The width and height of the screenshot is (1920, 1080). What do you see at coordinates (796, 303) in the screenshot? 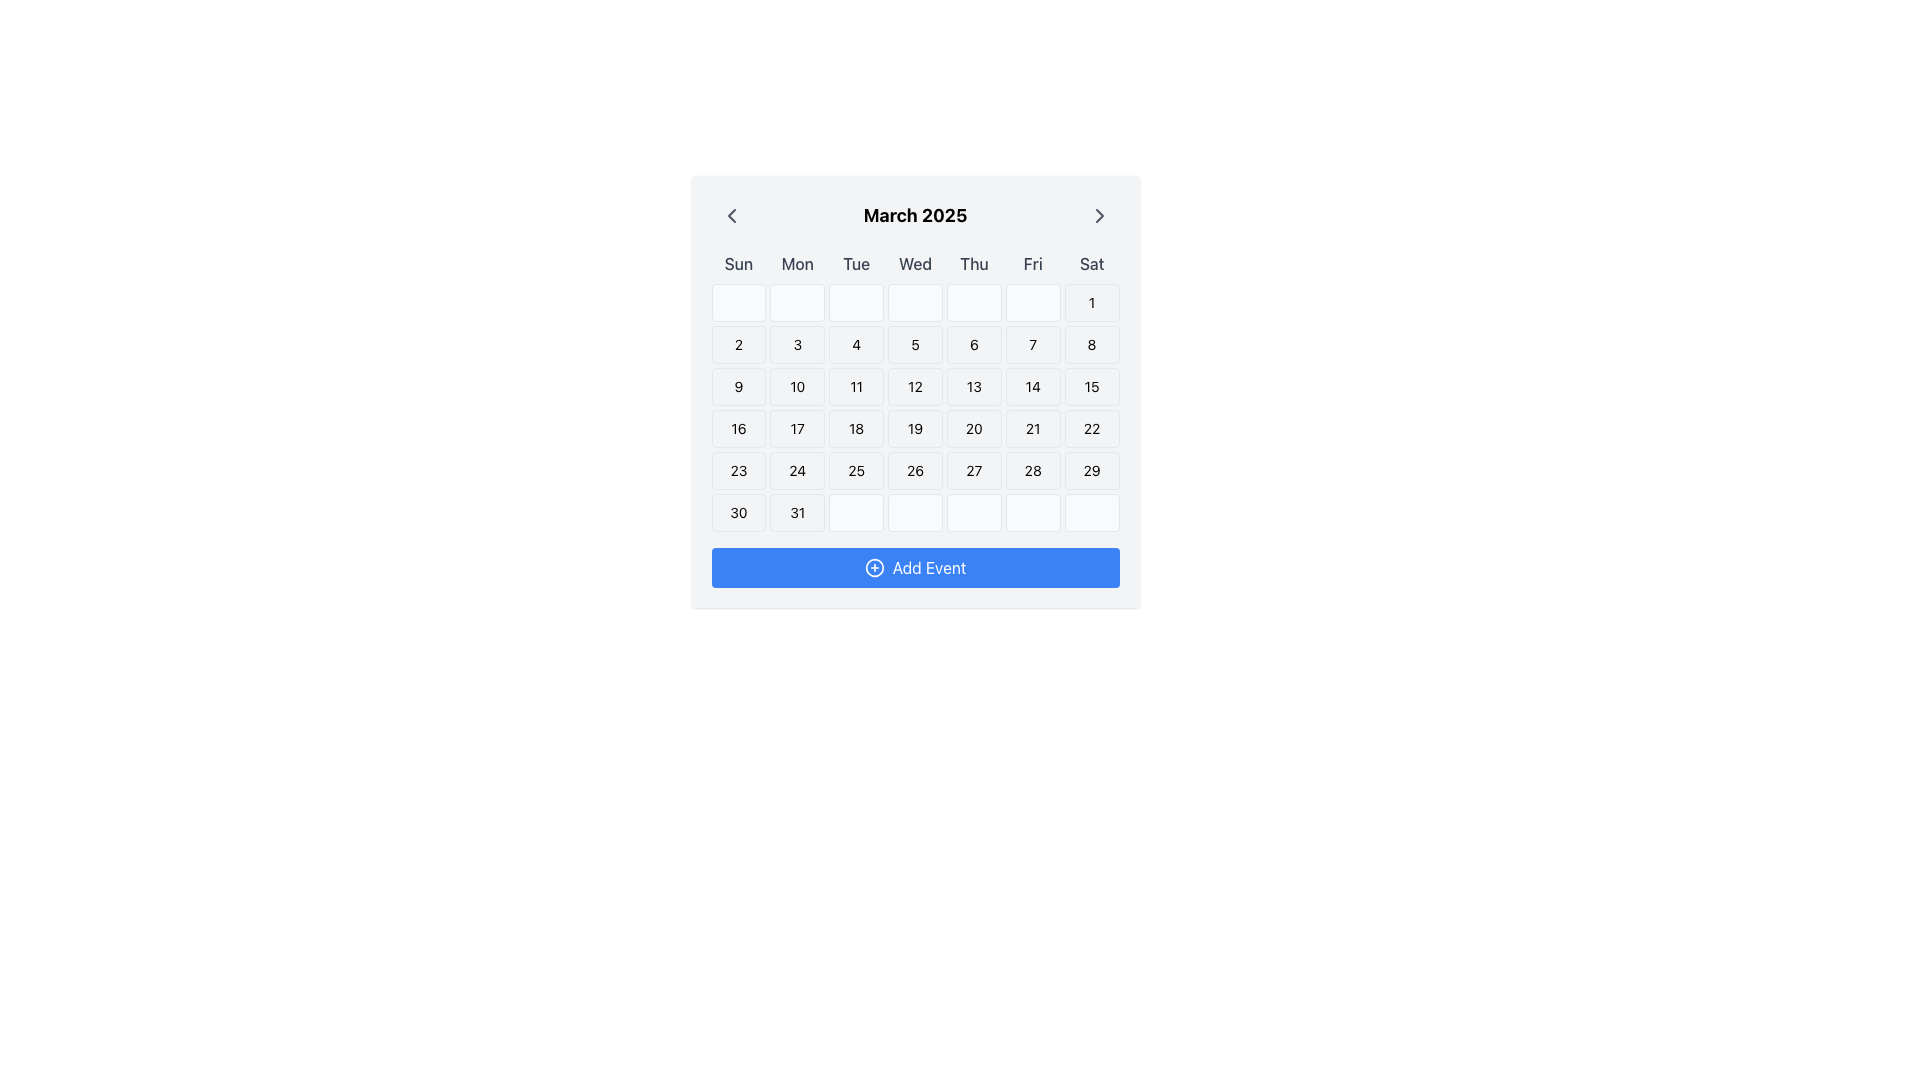
I see `the Placeholder cell or calendar date block, which is the second element in the first row of the calendar layout, located under the 'Mon' column` at bounding box center [796, 303].